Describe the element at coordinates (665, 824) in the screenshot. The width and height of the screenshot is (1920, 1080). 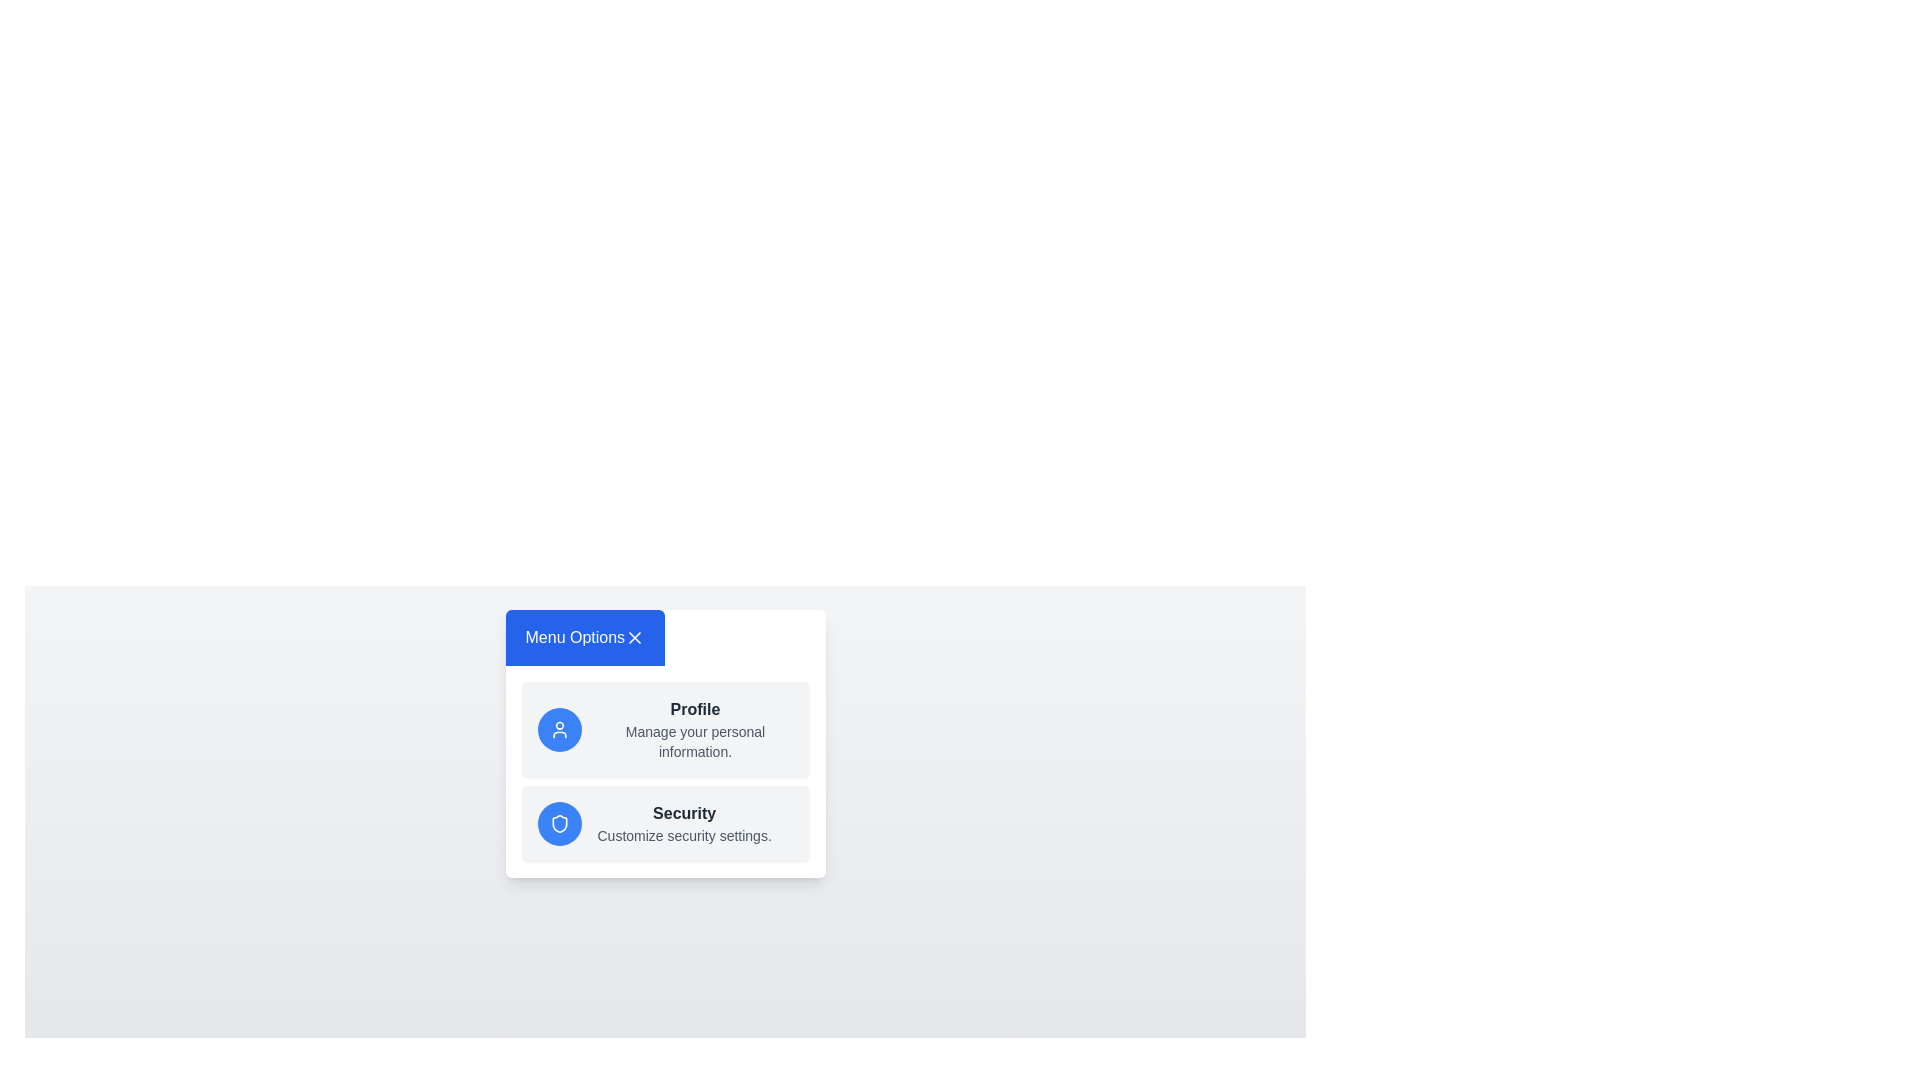
I see `the 'Security' menu item` at that location.